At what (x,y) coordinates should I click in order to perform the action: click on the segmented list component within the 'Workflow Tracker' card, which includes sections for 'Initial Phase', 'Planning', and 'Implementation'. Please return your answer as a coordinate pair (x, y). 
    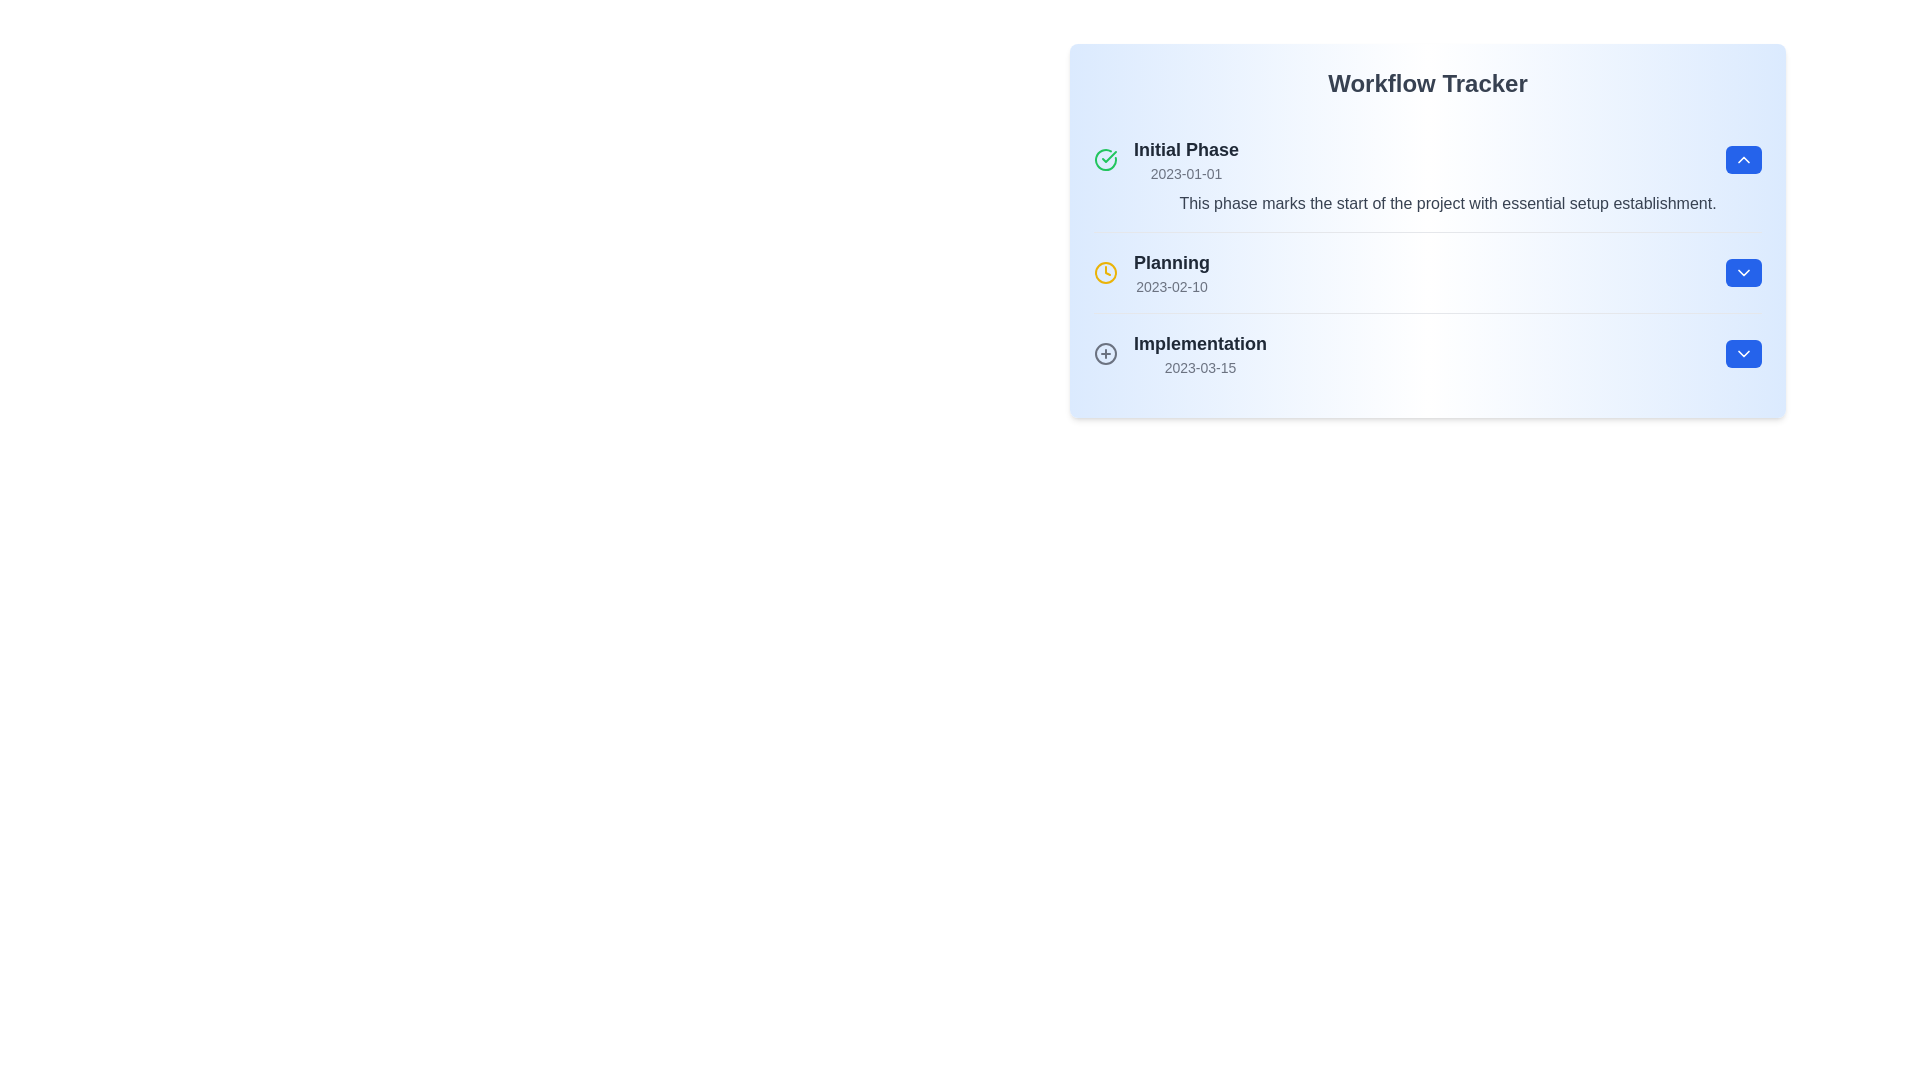
    Looking at the image, I should click on (1427, 256).